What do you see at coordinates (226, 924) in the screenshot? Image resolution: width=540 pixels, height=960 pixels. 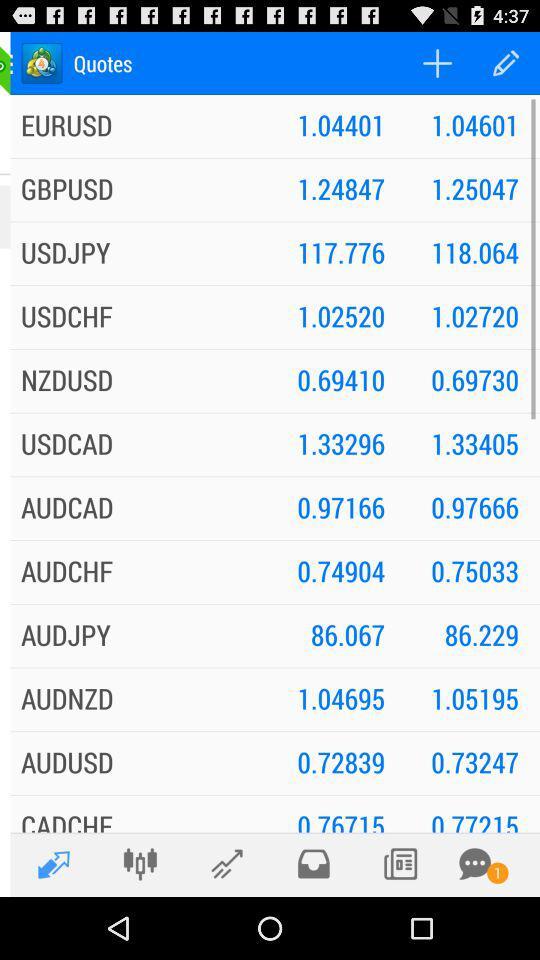 I see `the edit icon` at bounding box center [226, 924].